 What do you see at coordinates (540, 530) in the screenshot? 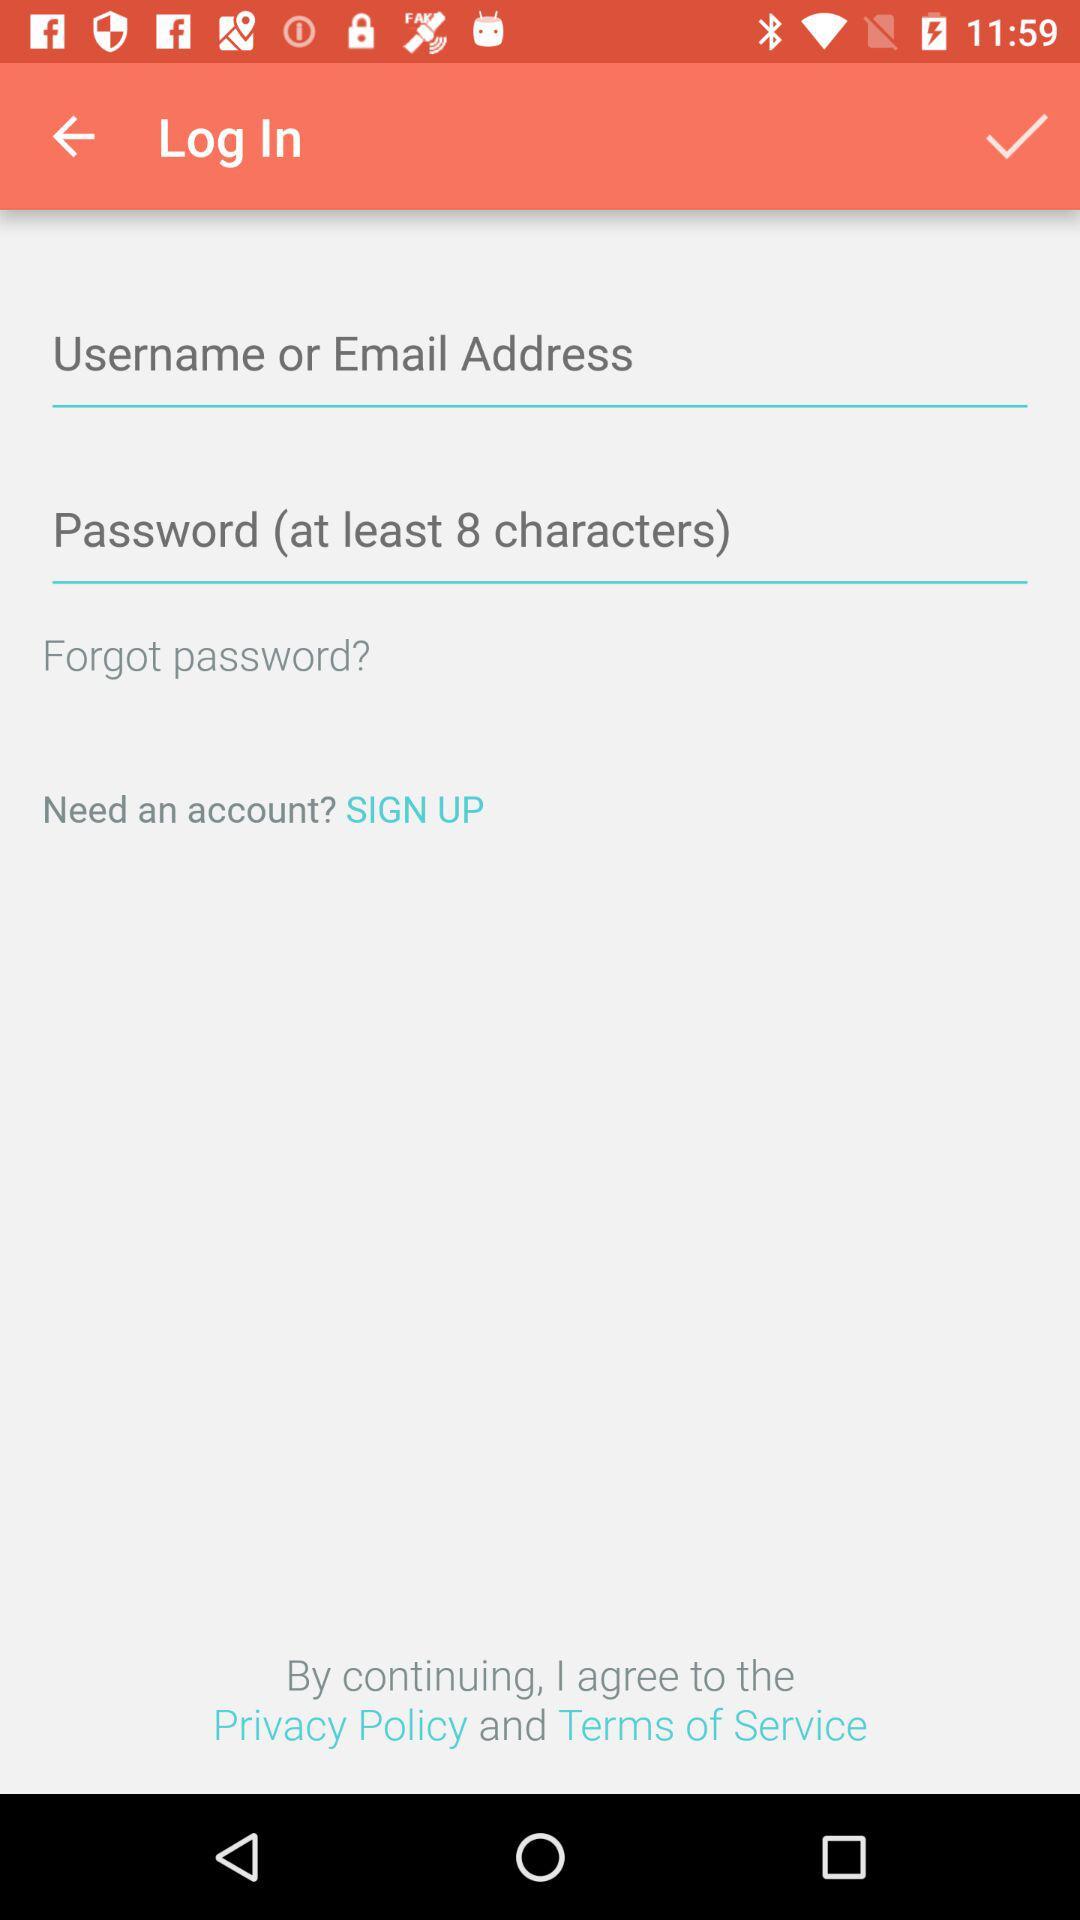
I see `safty lock number` at bounding box center [540, 530].